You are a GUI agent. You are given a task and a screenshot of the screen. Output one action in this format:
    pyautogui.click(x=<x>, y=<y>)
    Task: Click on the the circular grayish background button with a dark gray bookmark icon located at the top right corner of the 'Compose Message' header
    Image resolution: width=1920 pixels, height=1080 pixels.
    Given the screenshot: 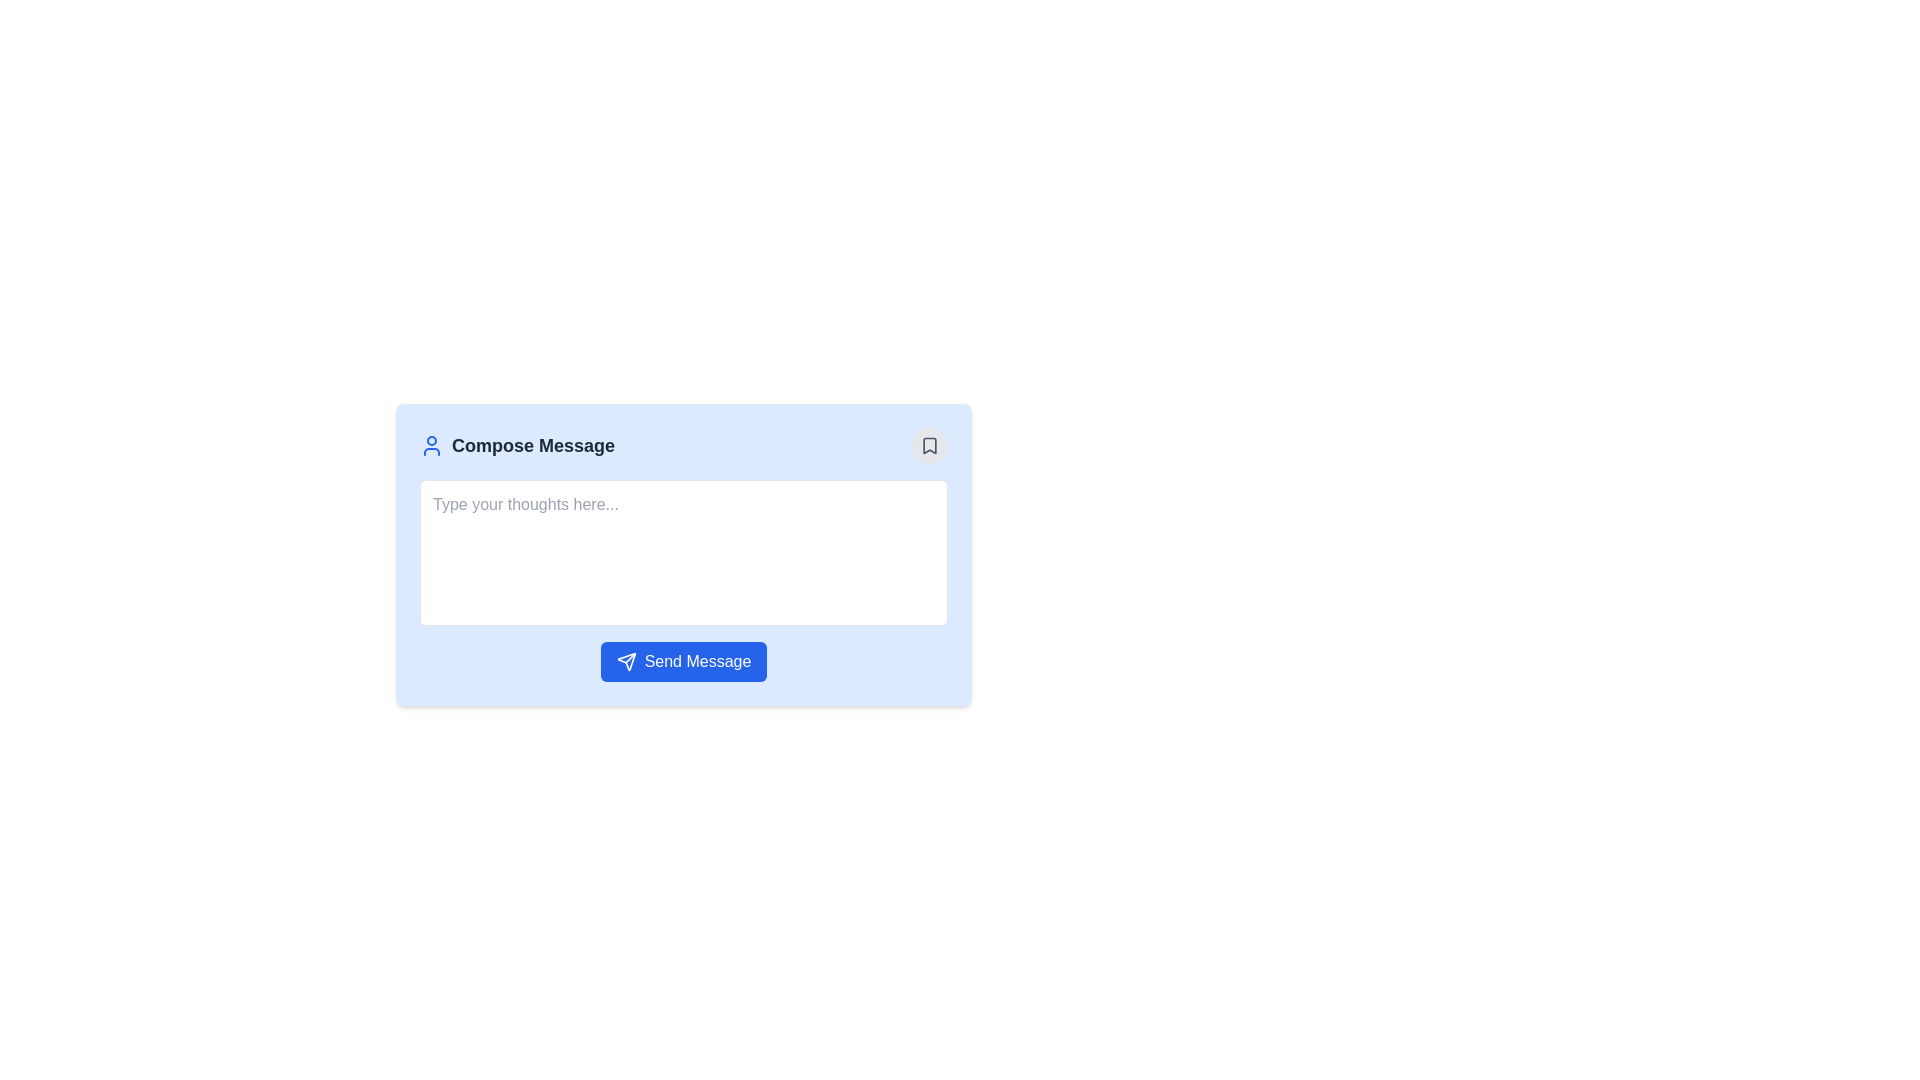 What is the action you would take?
    pyautogui.click(x=929, y=445)
    